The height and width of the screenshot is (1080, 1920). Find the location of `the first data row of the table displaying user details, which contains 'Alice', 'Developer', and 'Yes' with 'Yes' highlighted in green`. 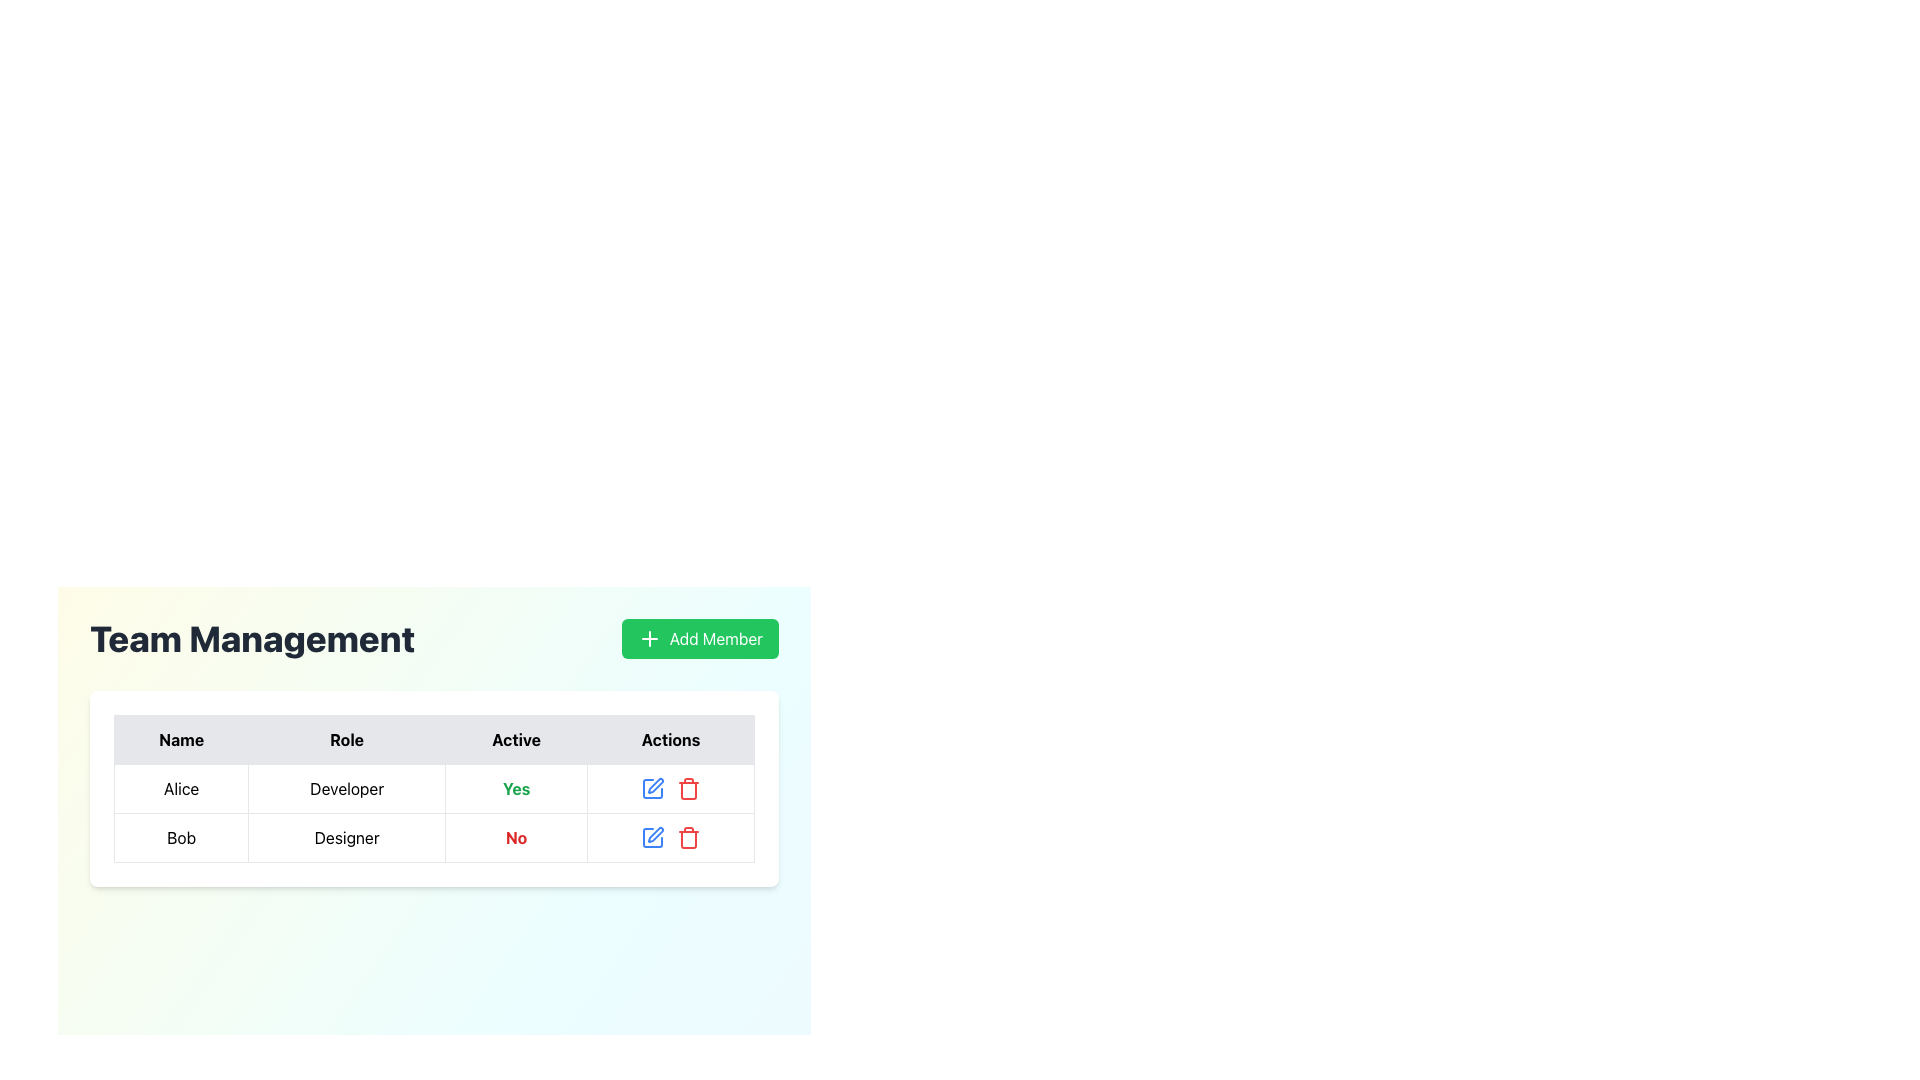

the first data row of the table displaying user details, which contains 'Alice', 'Developer', and 'Yes' with 'Yes' highlighted in green is located at coordinates (433, 813).